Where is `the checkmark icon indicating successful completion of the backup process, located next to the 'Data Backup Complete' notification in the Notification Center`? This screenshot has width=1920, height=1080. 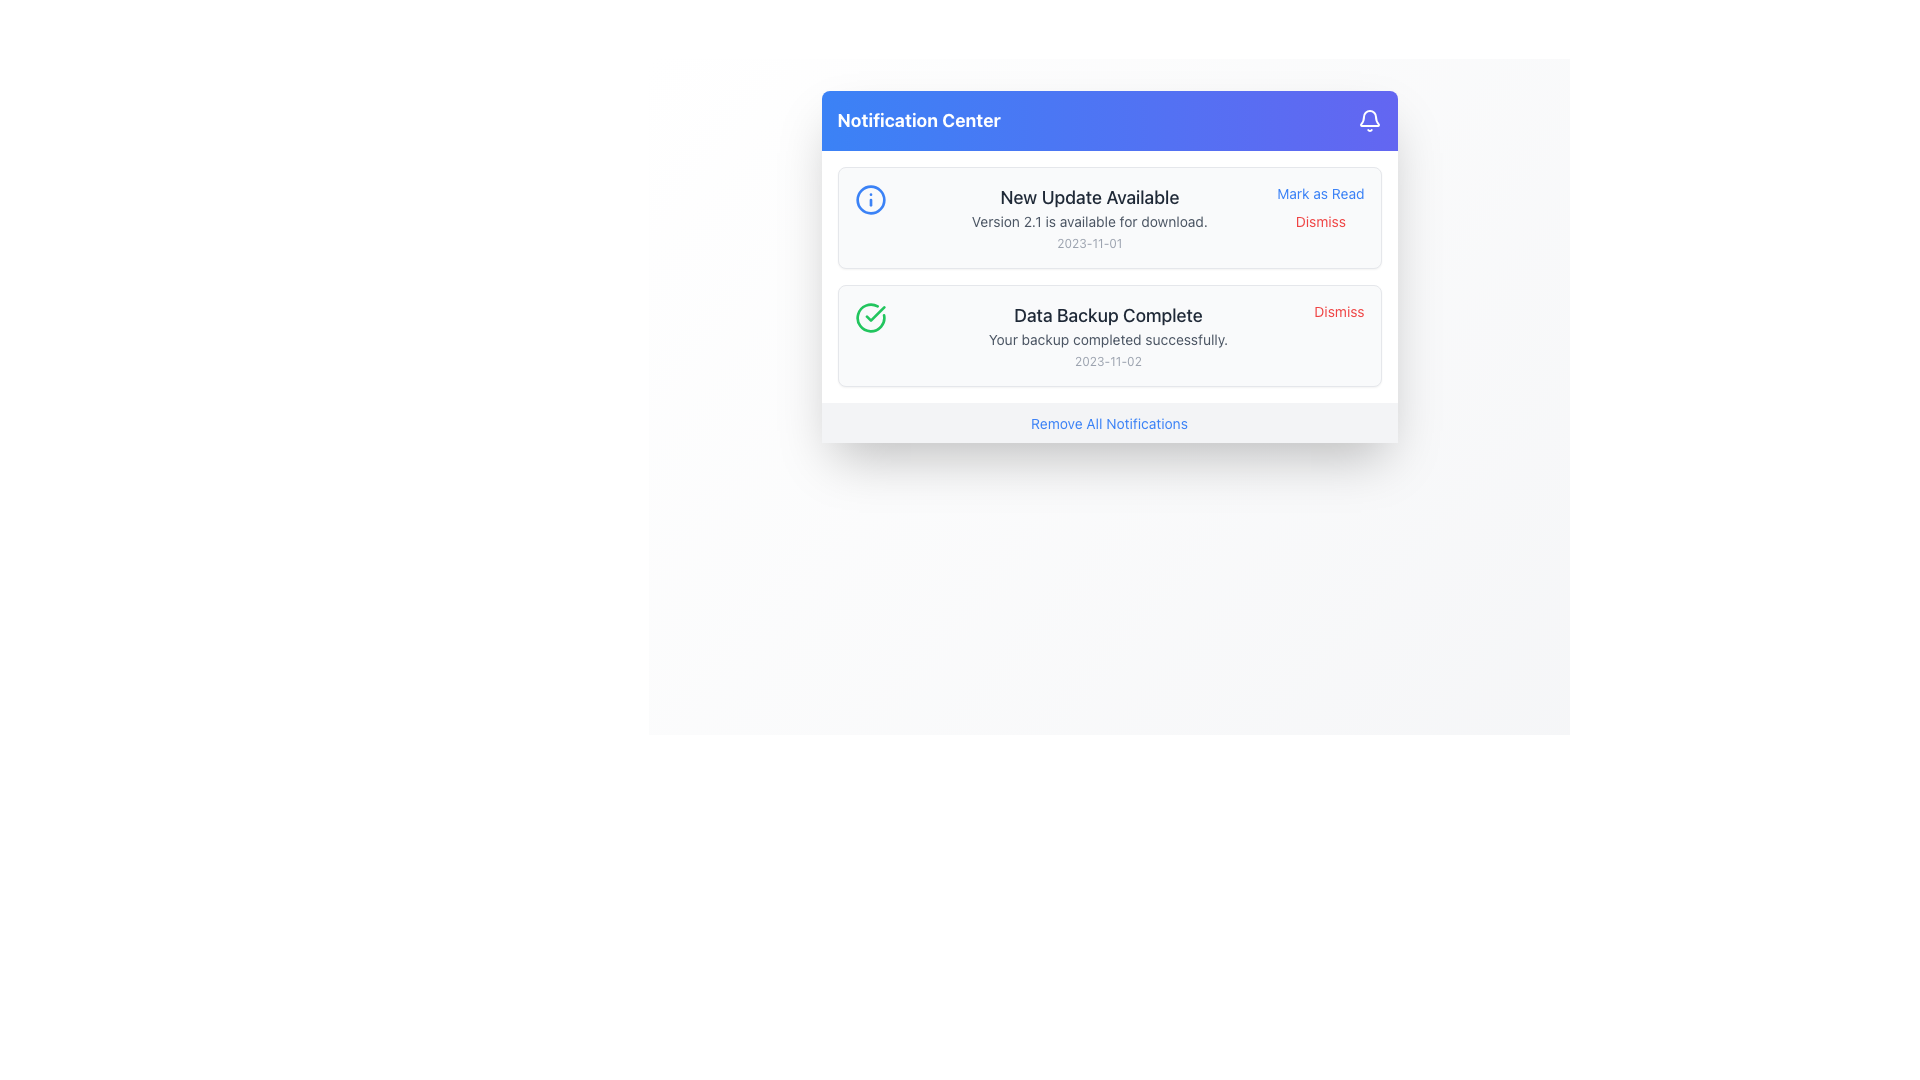
the checkmark icon indicating successful completion of the backup process, located next to the 'Data Backup Complete' notification in the Notification Center is located at coordinates (875, 313).